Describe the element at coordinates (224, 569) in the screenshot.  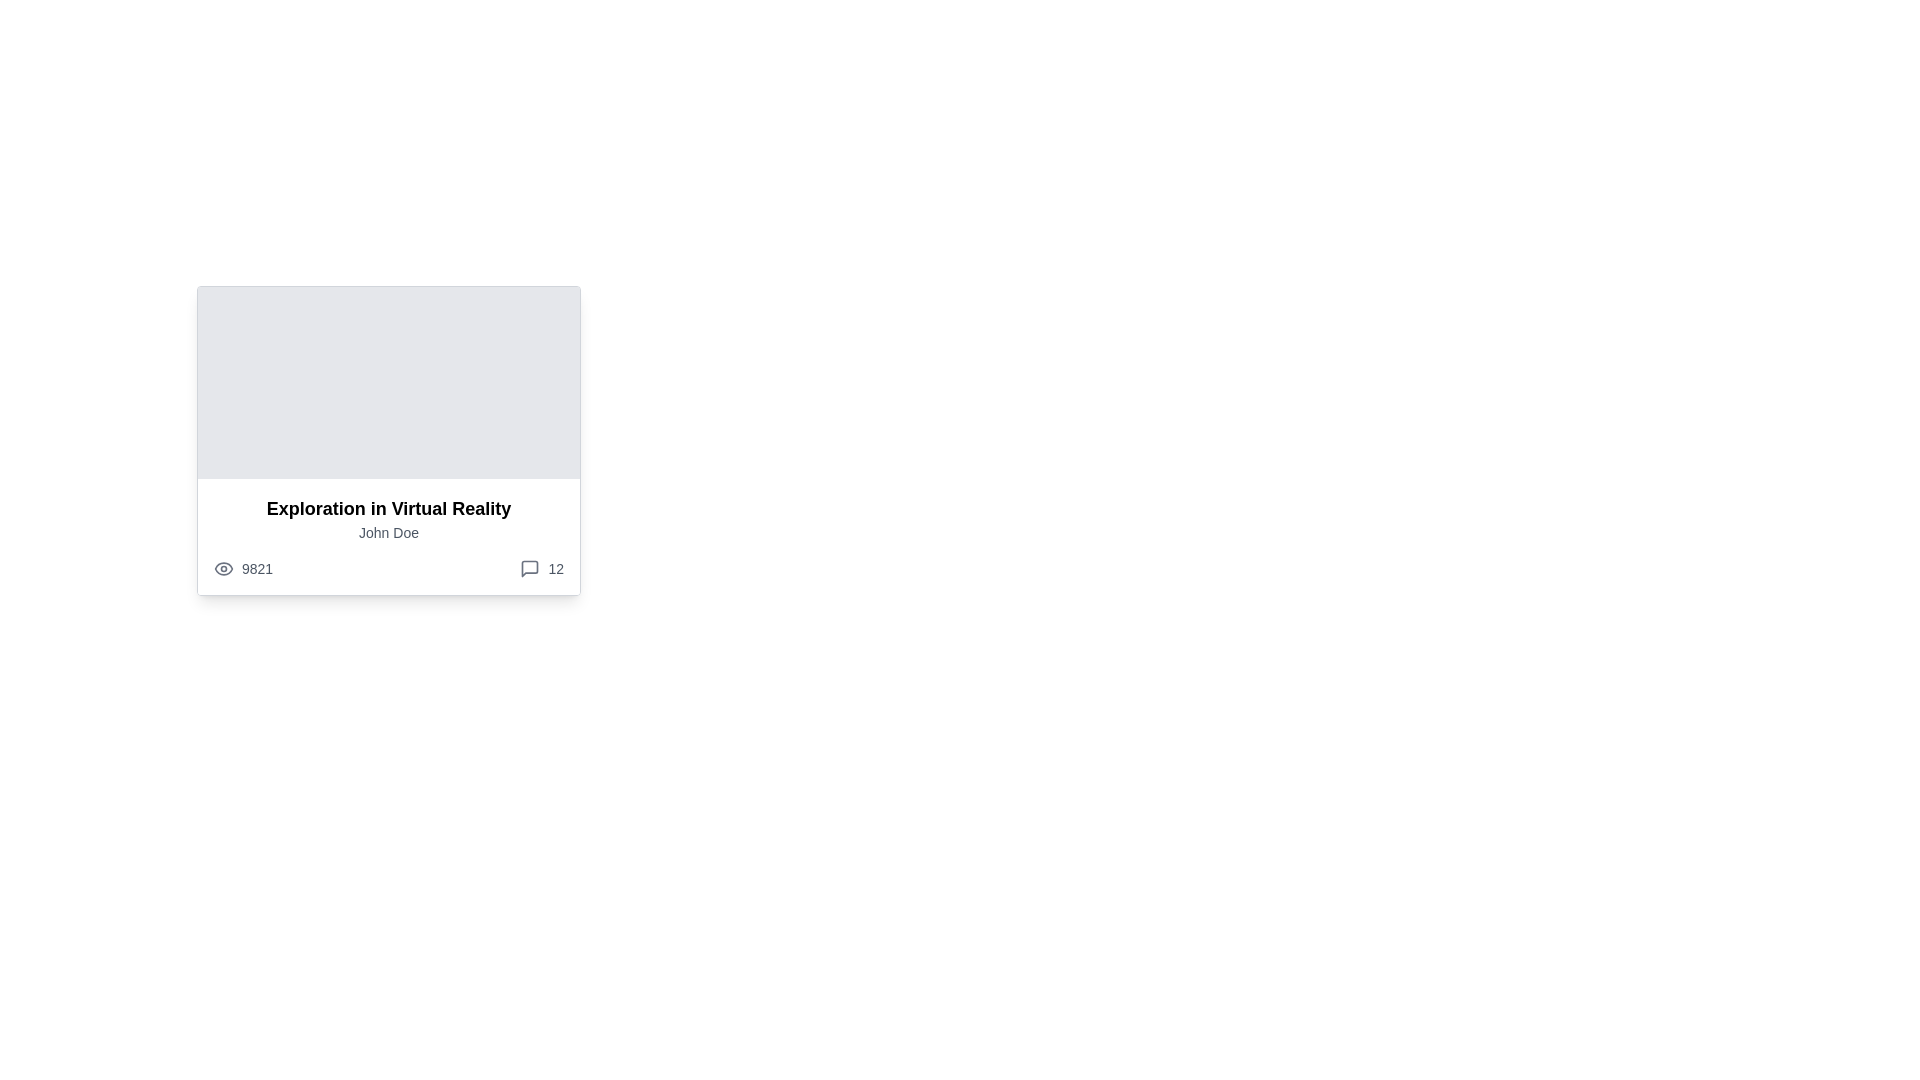
I see `the visibility icon located to the left of the text '9821'` at that location.